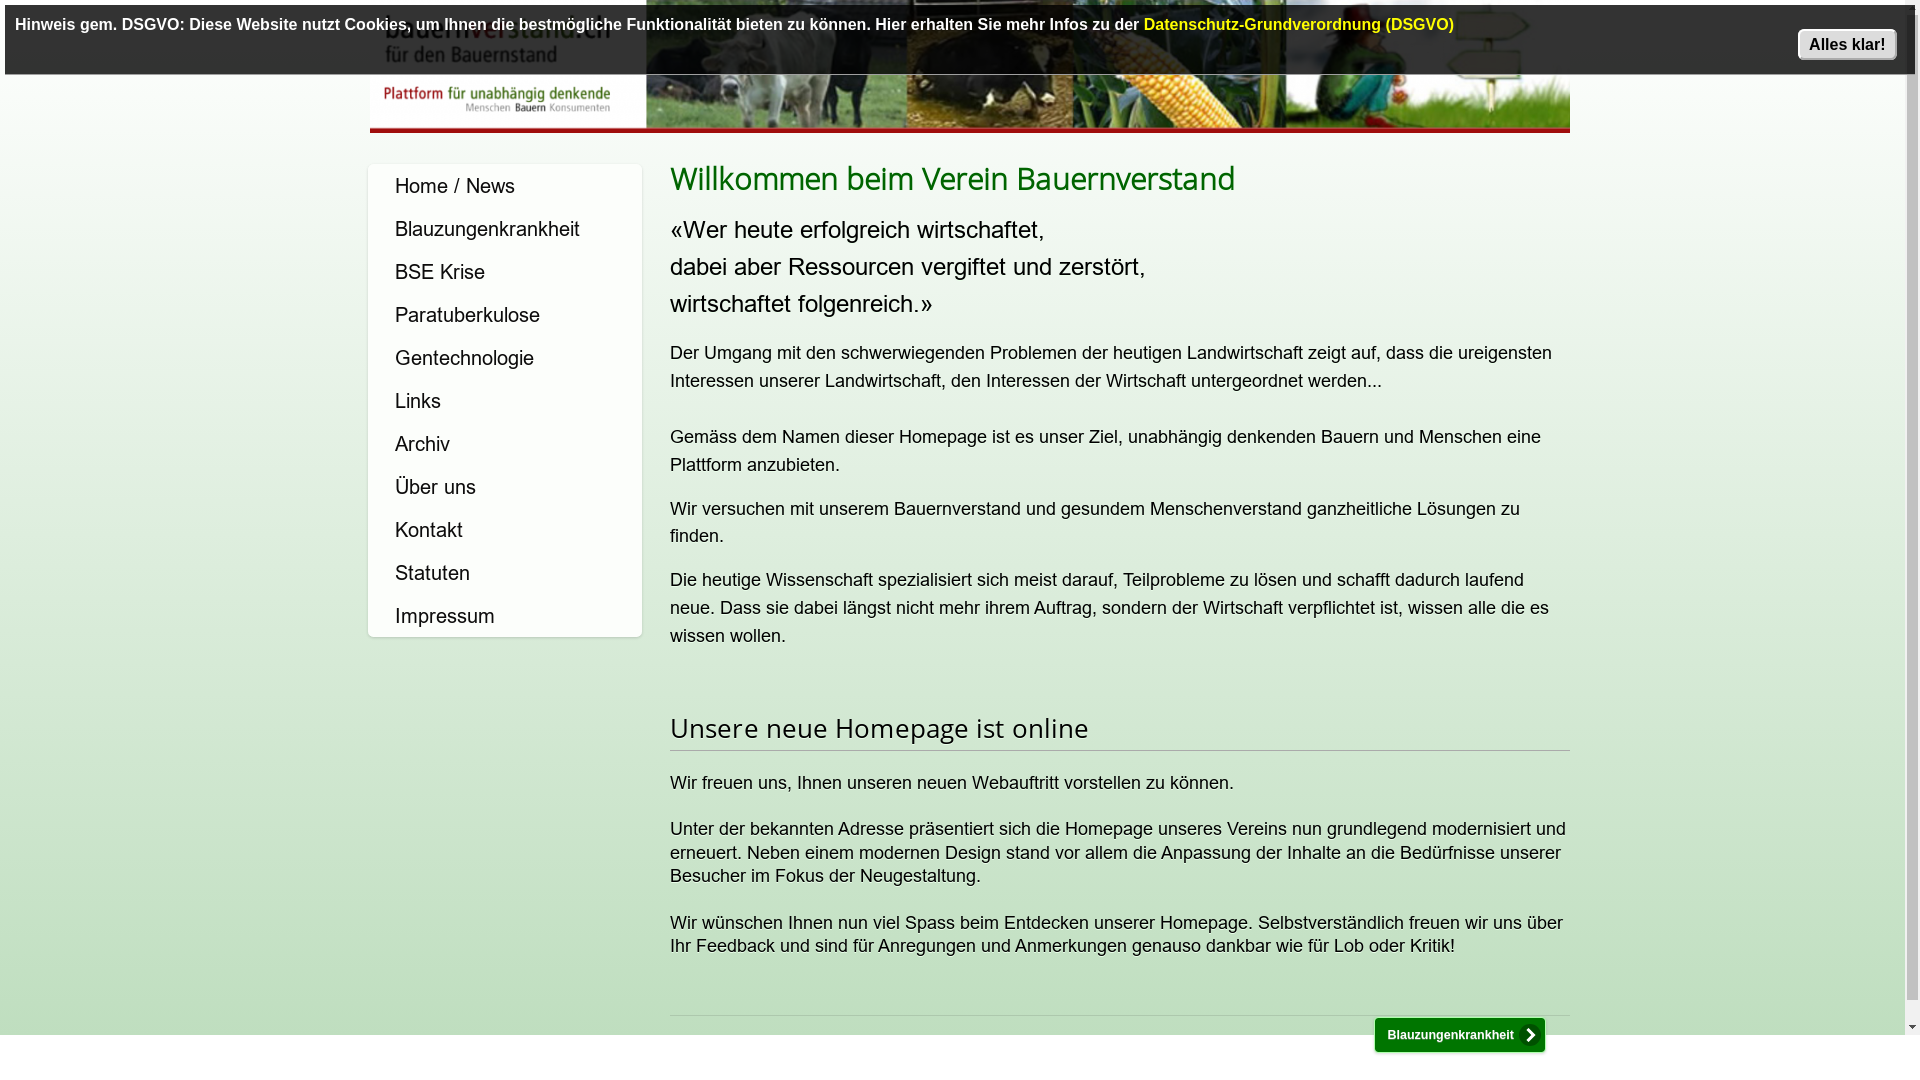 The height and width of the screenshot is (1080, 1920). What do you see at coordinates (504, 442) in the screenshot?
I see `'Archiv'` at bounding box center [504, 442].